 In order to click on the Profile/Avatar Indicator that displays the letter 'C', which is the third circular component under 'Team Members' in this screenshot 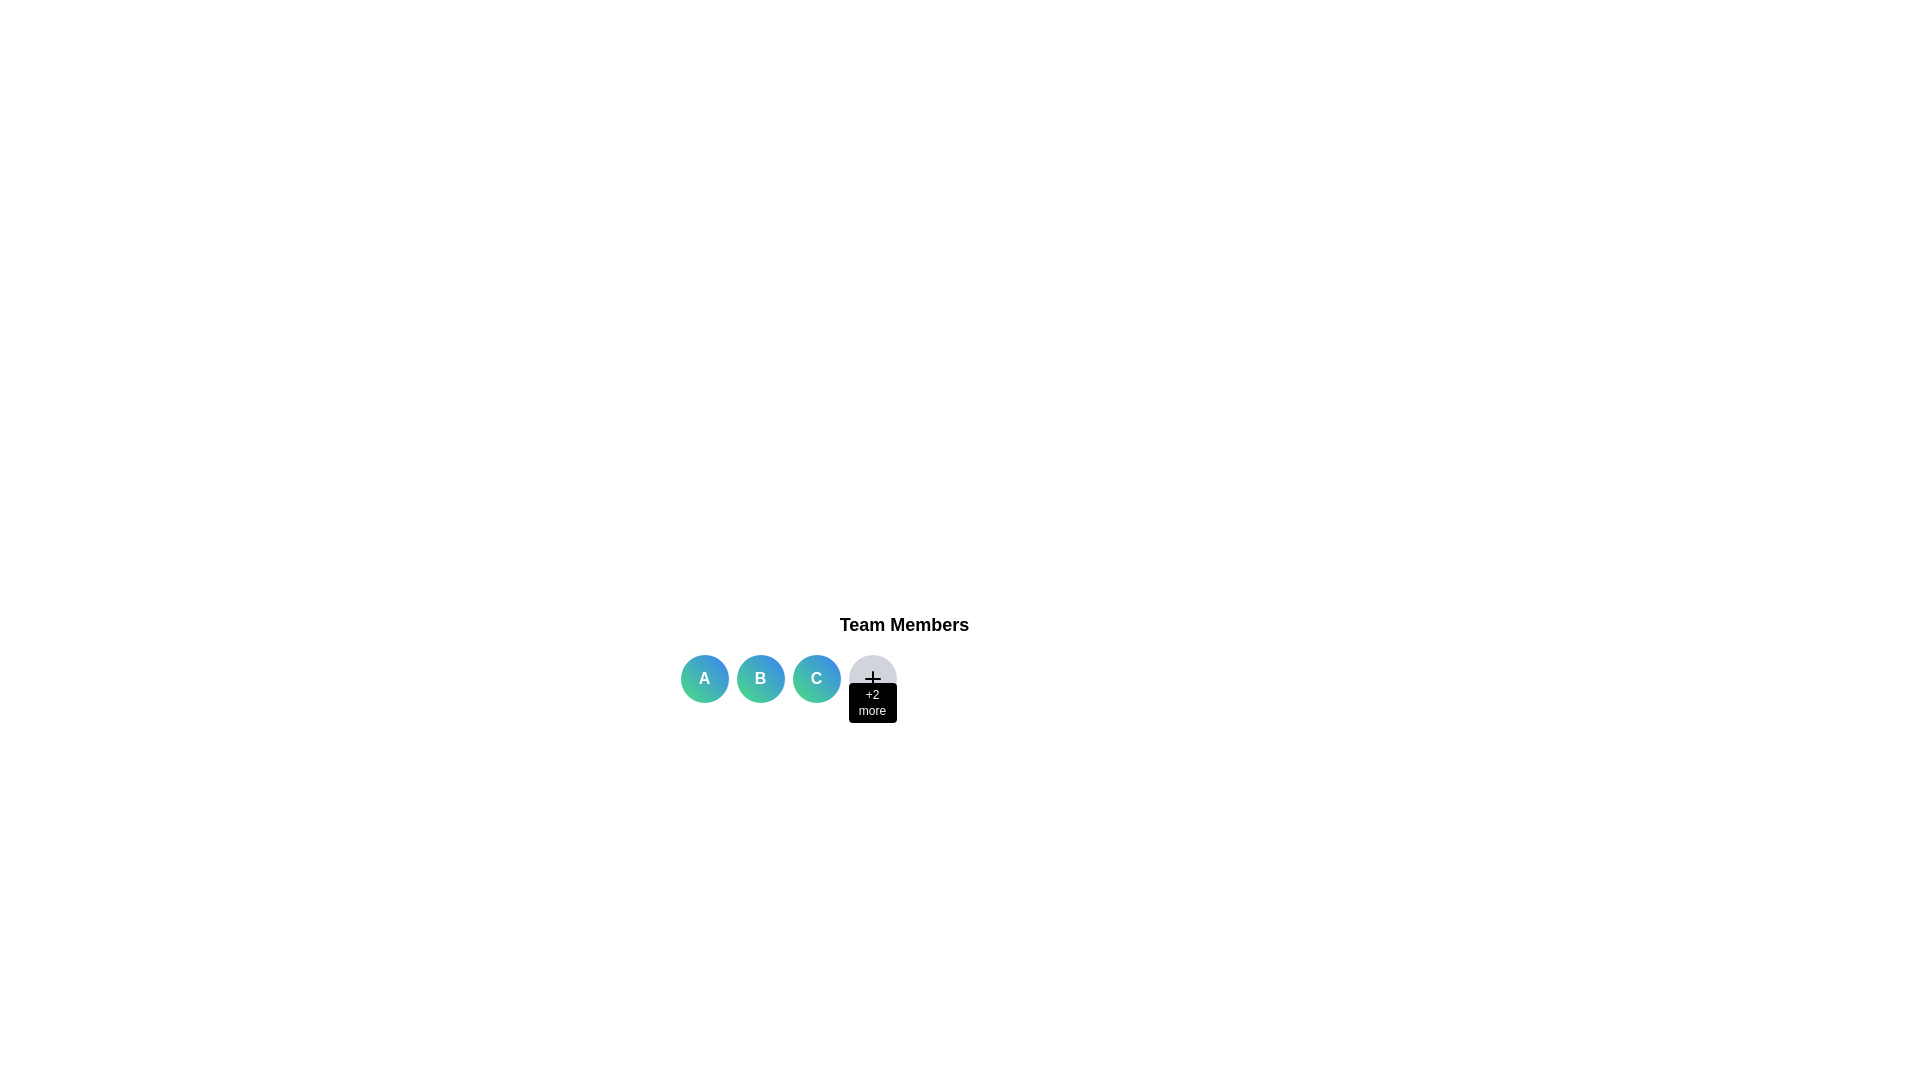, I will do `click(816, 677)`.